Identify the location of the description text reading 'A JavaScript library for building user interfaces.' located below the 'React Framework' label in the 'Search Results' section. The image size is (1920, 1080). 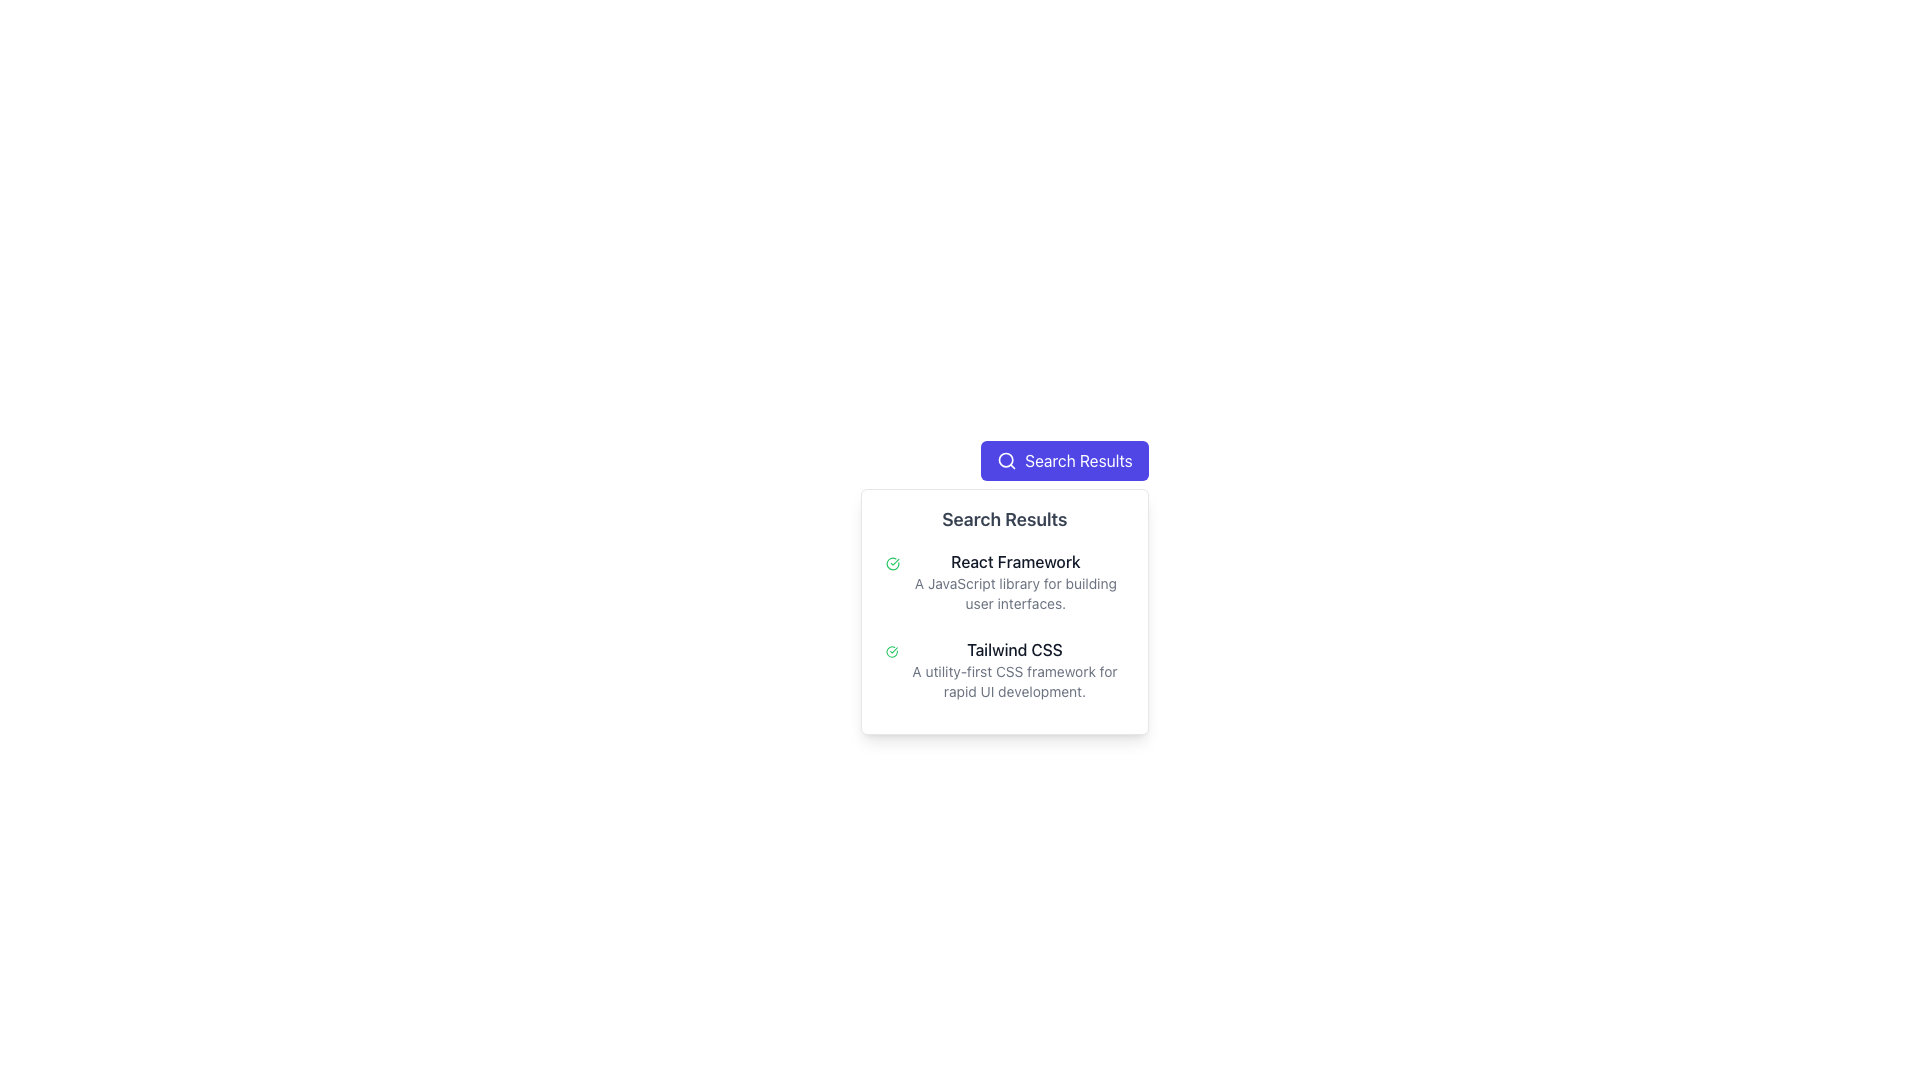
(1015, 593).